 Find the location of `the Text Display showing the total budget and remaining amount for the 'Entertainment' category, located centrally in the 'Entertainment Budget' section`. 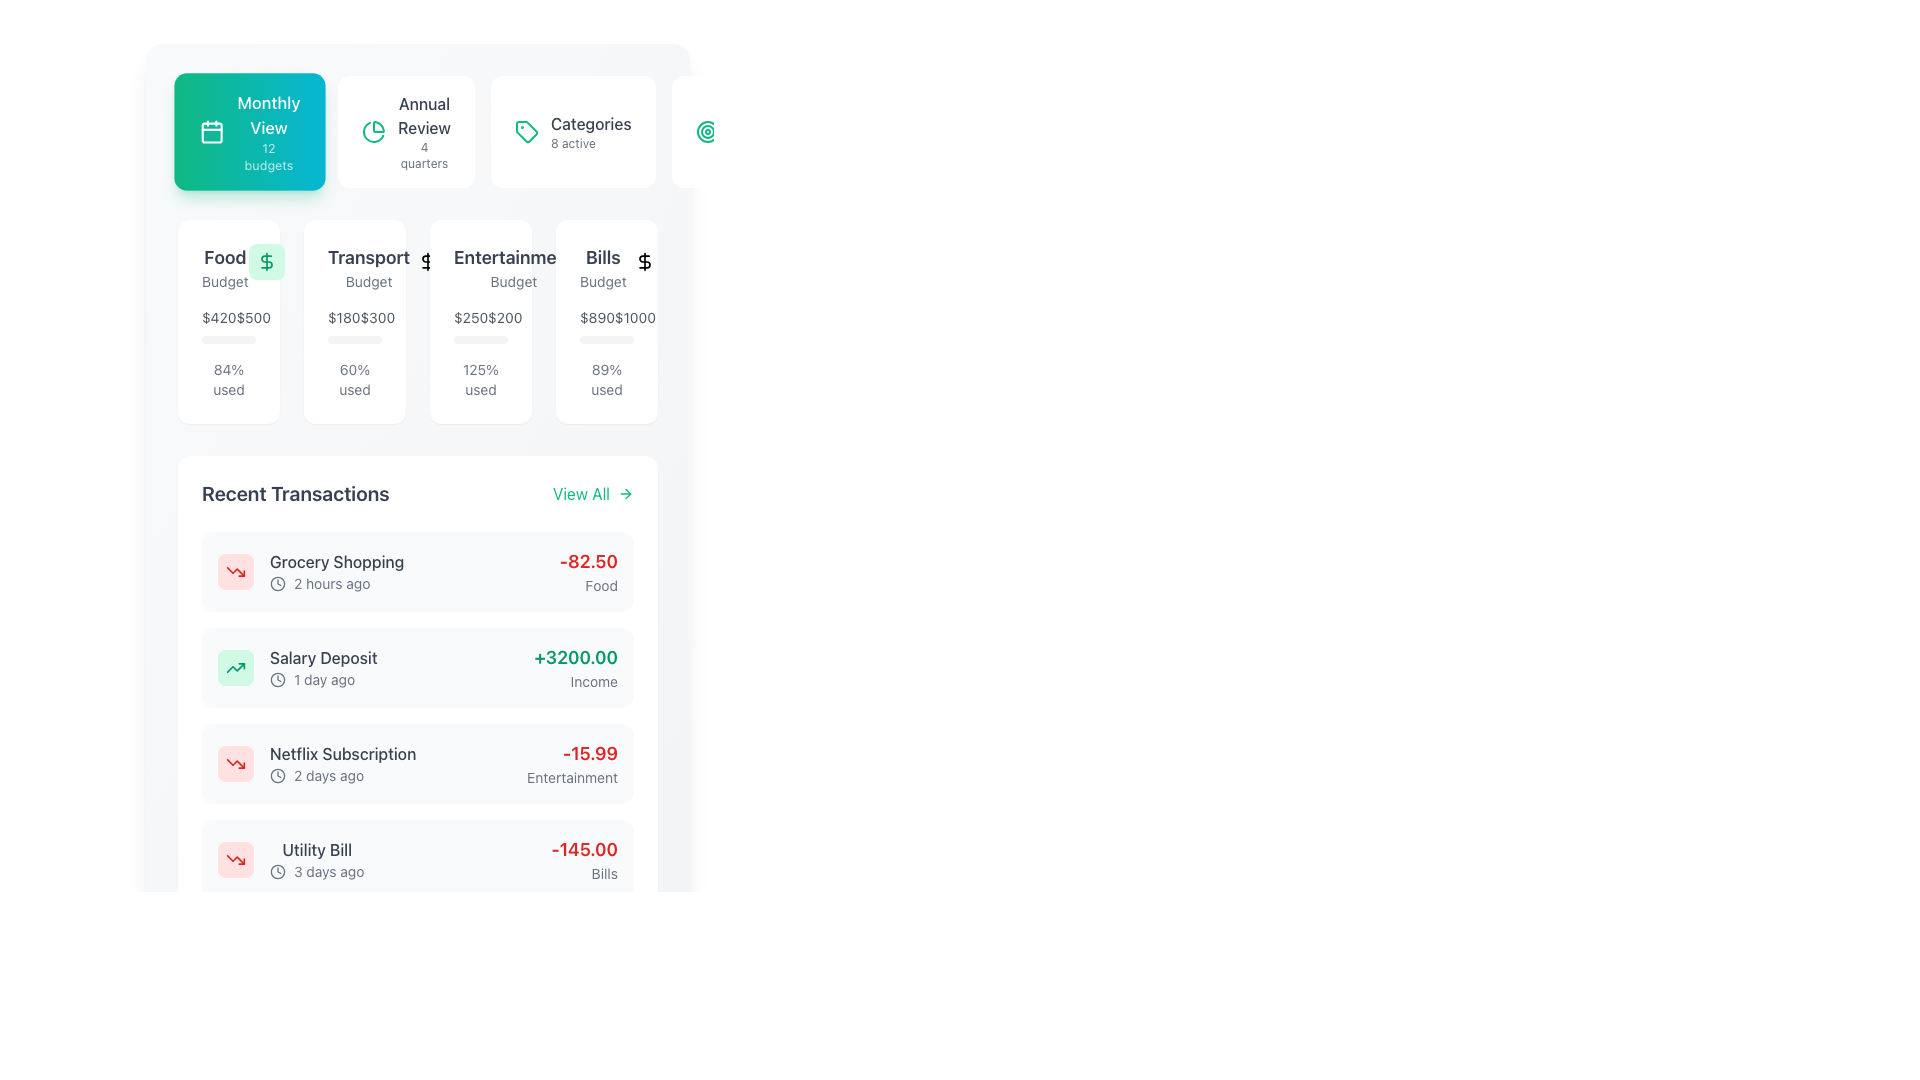

the Text Display showing the total budget and remaining amount for the 'Entertainment' category, located centrally in the 'Entertainment Budget' section is located at coordinates (480, 325).